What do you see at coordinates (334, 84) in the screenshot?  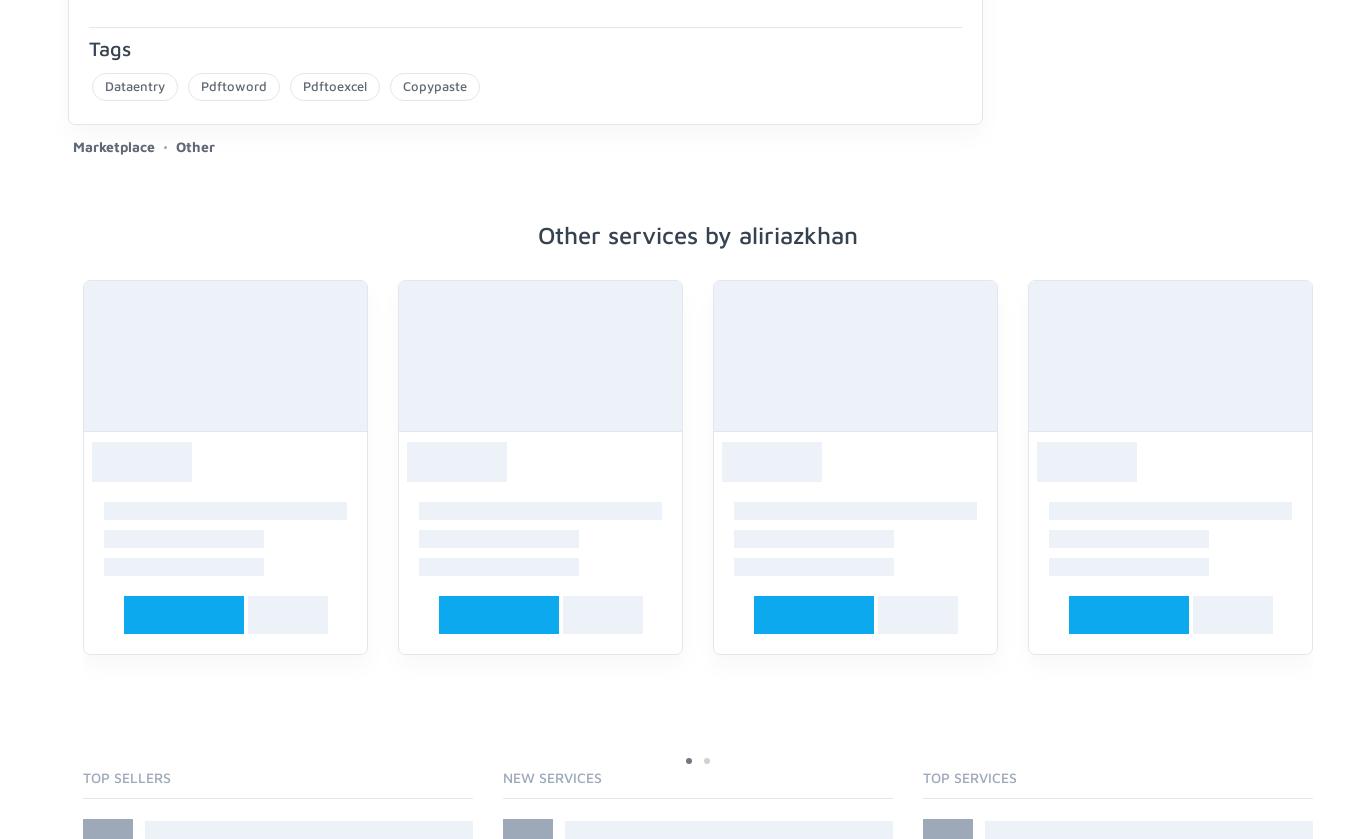 I see `'Pdftoexcel'` at bounding box center [334, 84].